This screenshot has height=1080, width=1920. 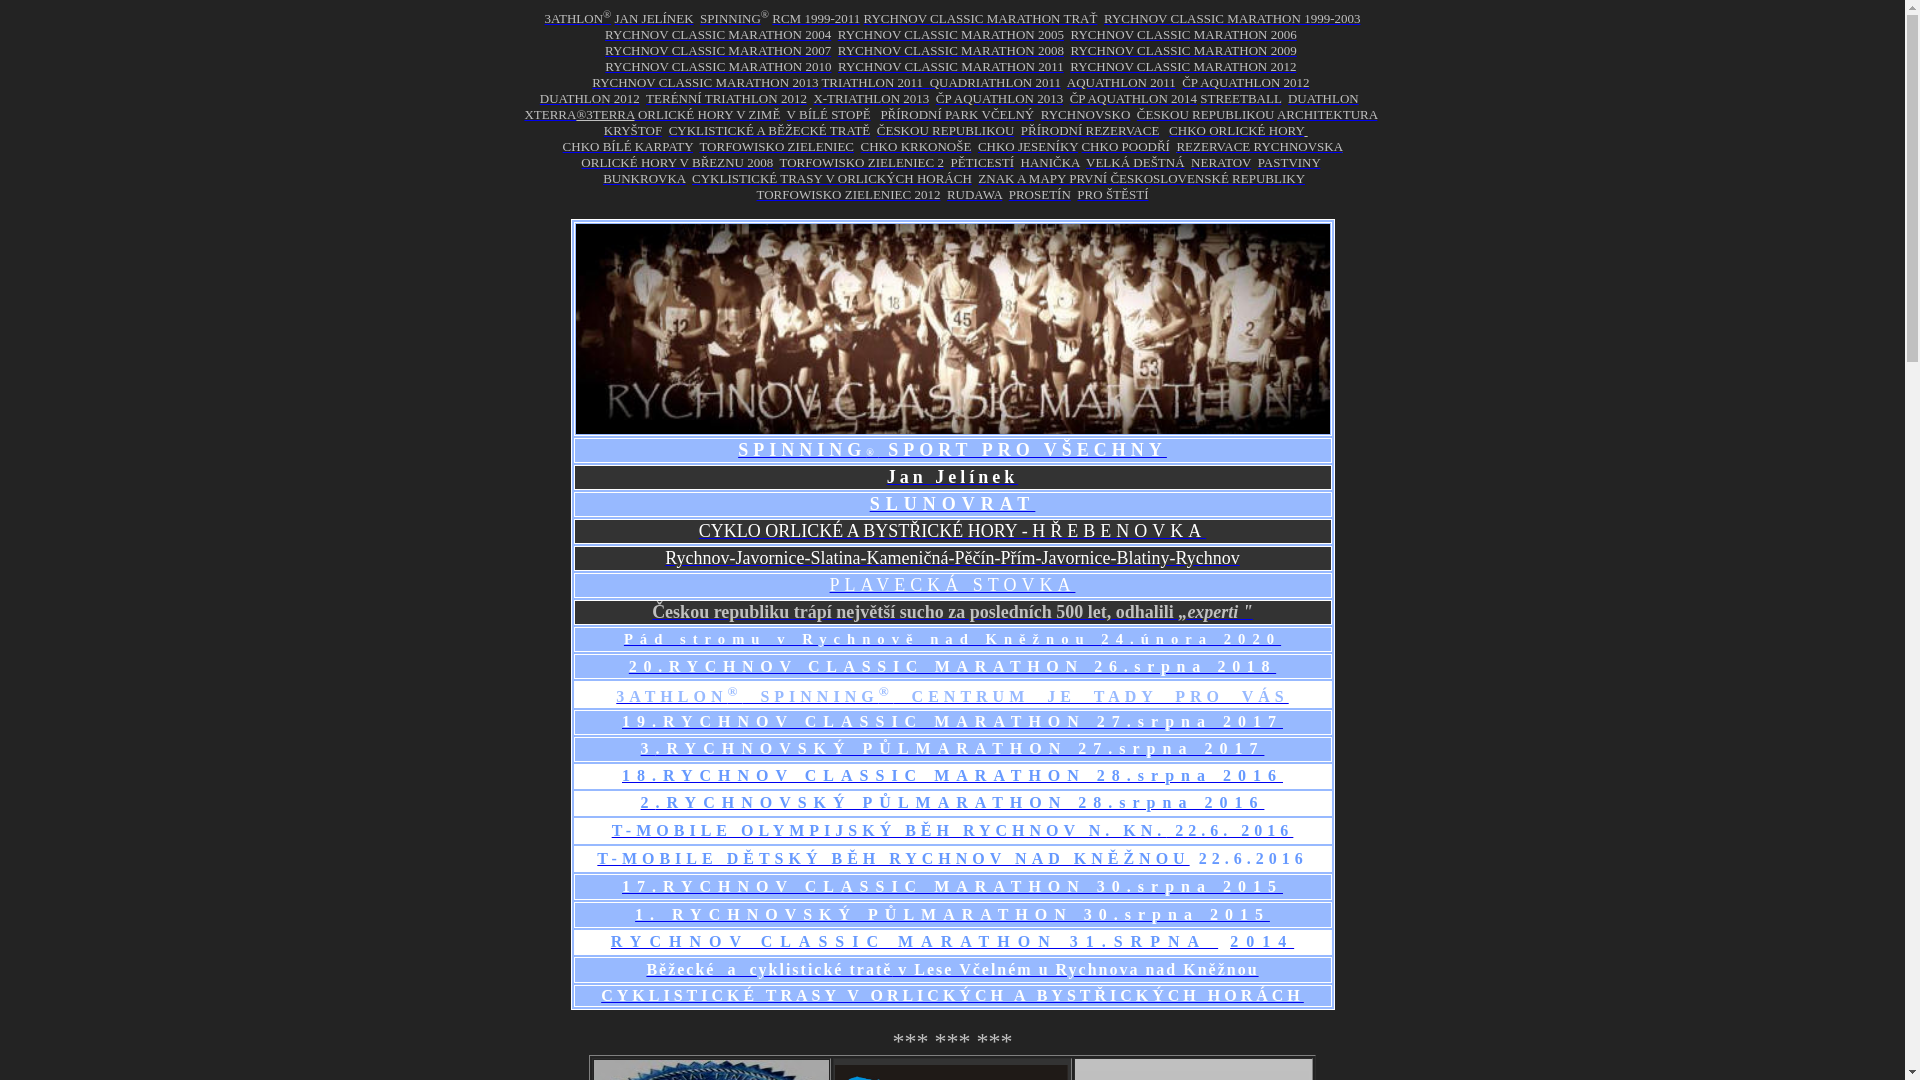 I want to click on 'RYCHNOV CLASSIC MARATHON 2004', so click(x=718, y=34).